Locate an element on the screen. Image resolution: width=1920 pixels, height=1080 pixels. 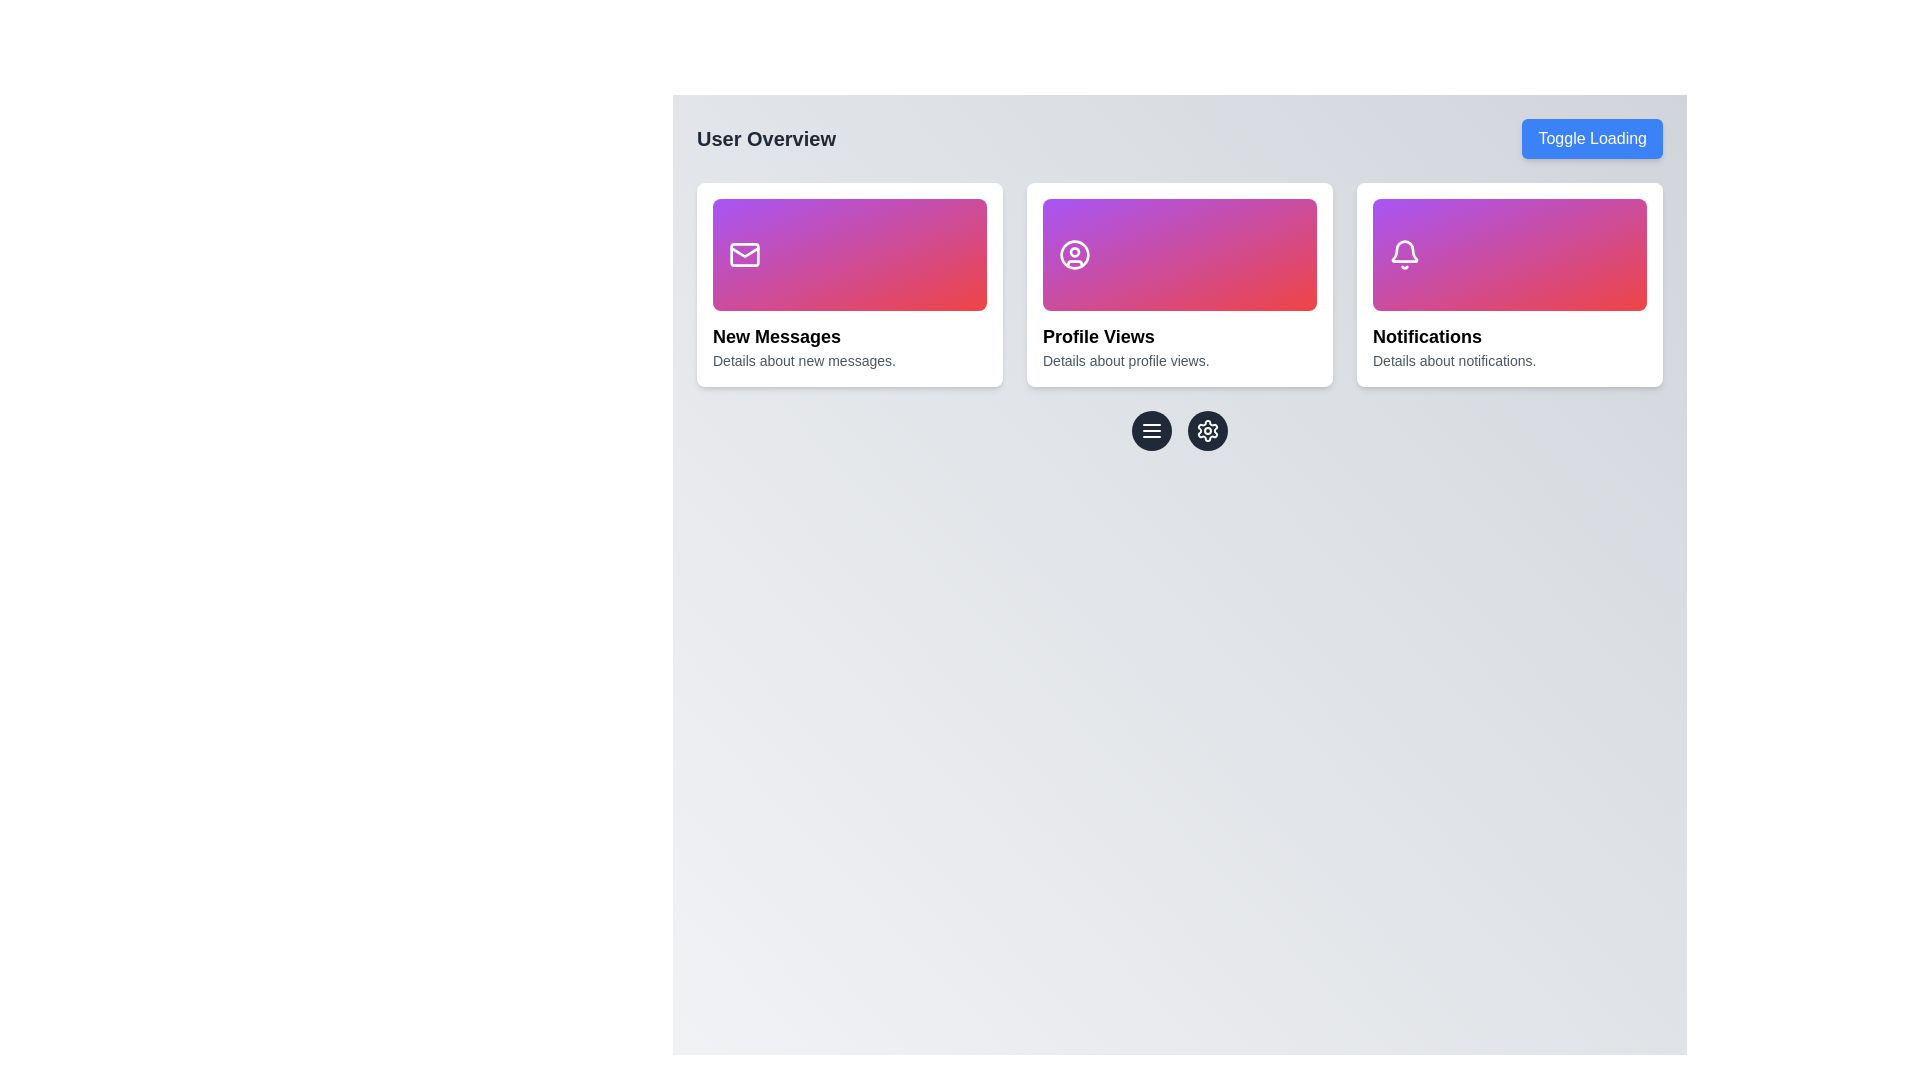
the 'Toggle Loading' button with a blue background and white text in the top-right corner of the 'User Overview' section to change its appearance is located at coordinates (1591, 137).